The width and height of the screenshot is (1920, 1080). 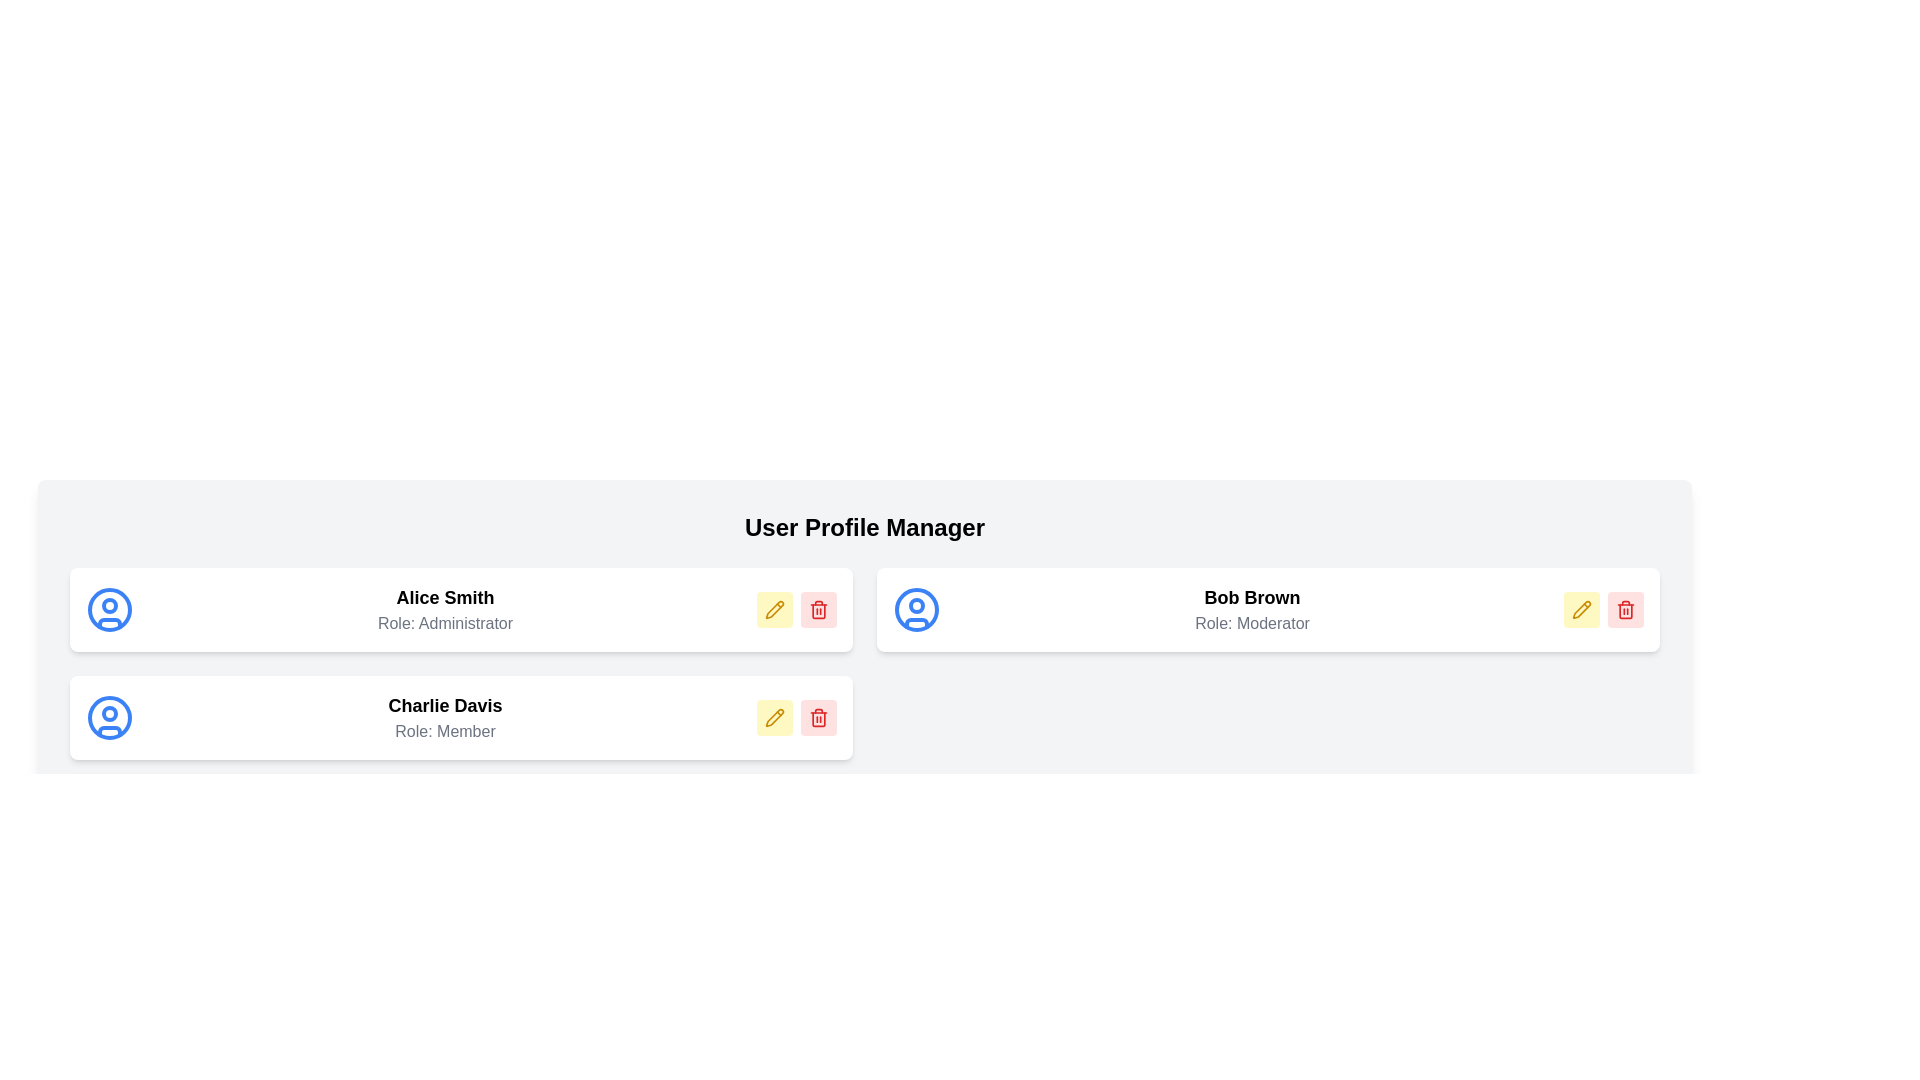 I want to click on the text area containing the user profile's name and role description located at the upper left card in the grid of user profiles, positioned to the right of the blue icon and above the editing and deletion buttons, so click(x=444, y=608).